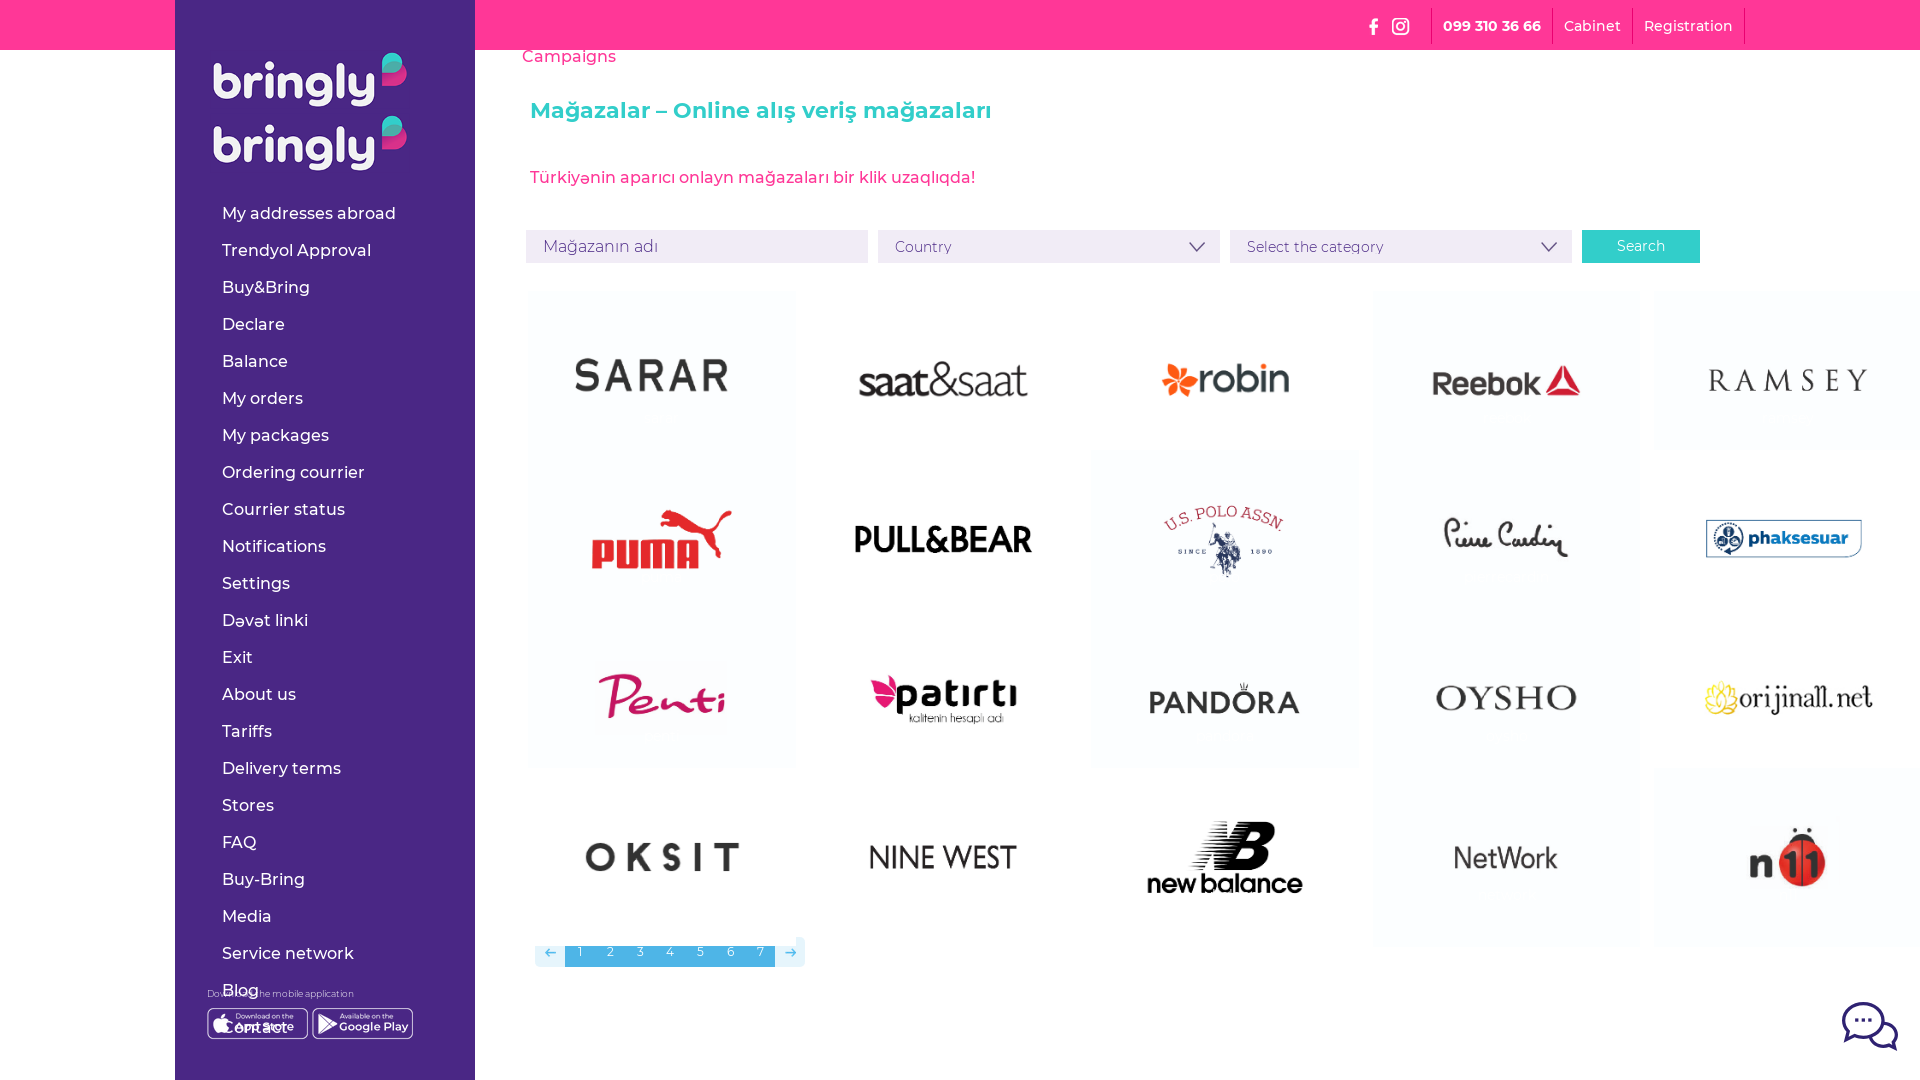 Image resolution: width=1920 pixels, height=1080 pixels. Describe the element at coordinates (943, 416) in the screenshot. I see `'saatvesaat'` at that location.